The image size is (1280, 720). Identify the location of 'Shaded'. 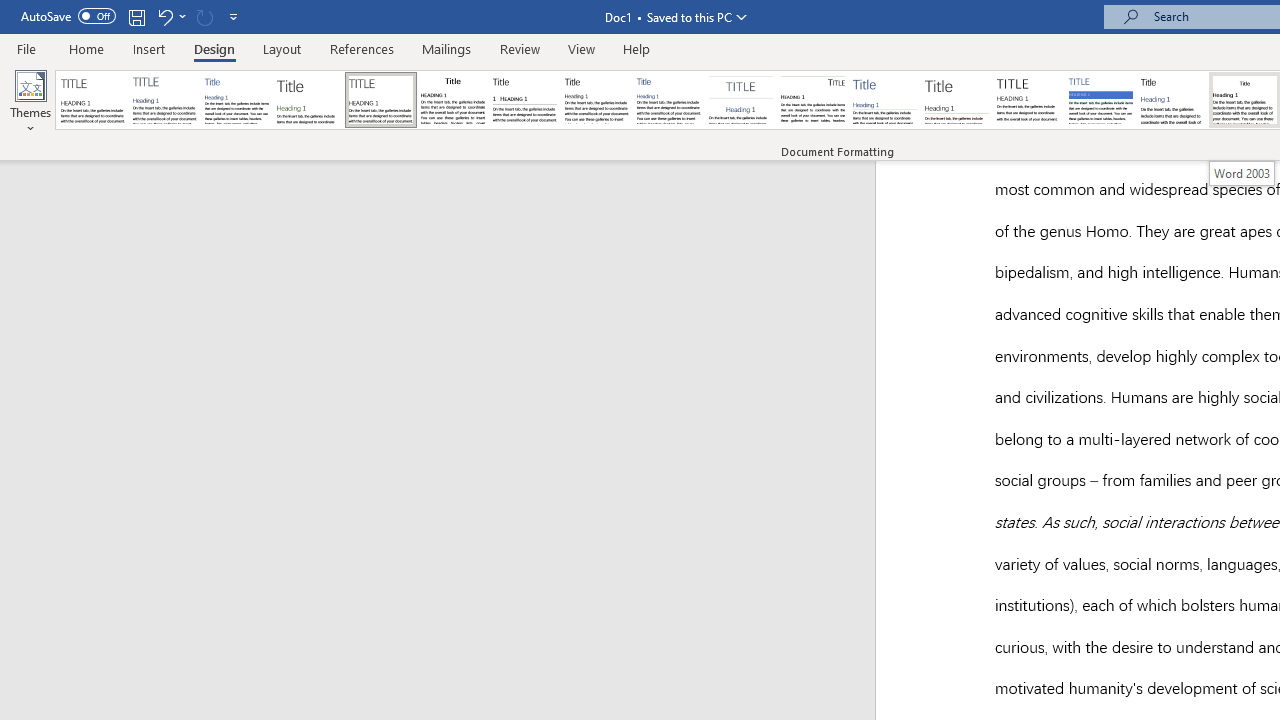
(1099, 100).